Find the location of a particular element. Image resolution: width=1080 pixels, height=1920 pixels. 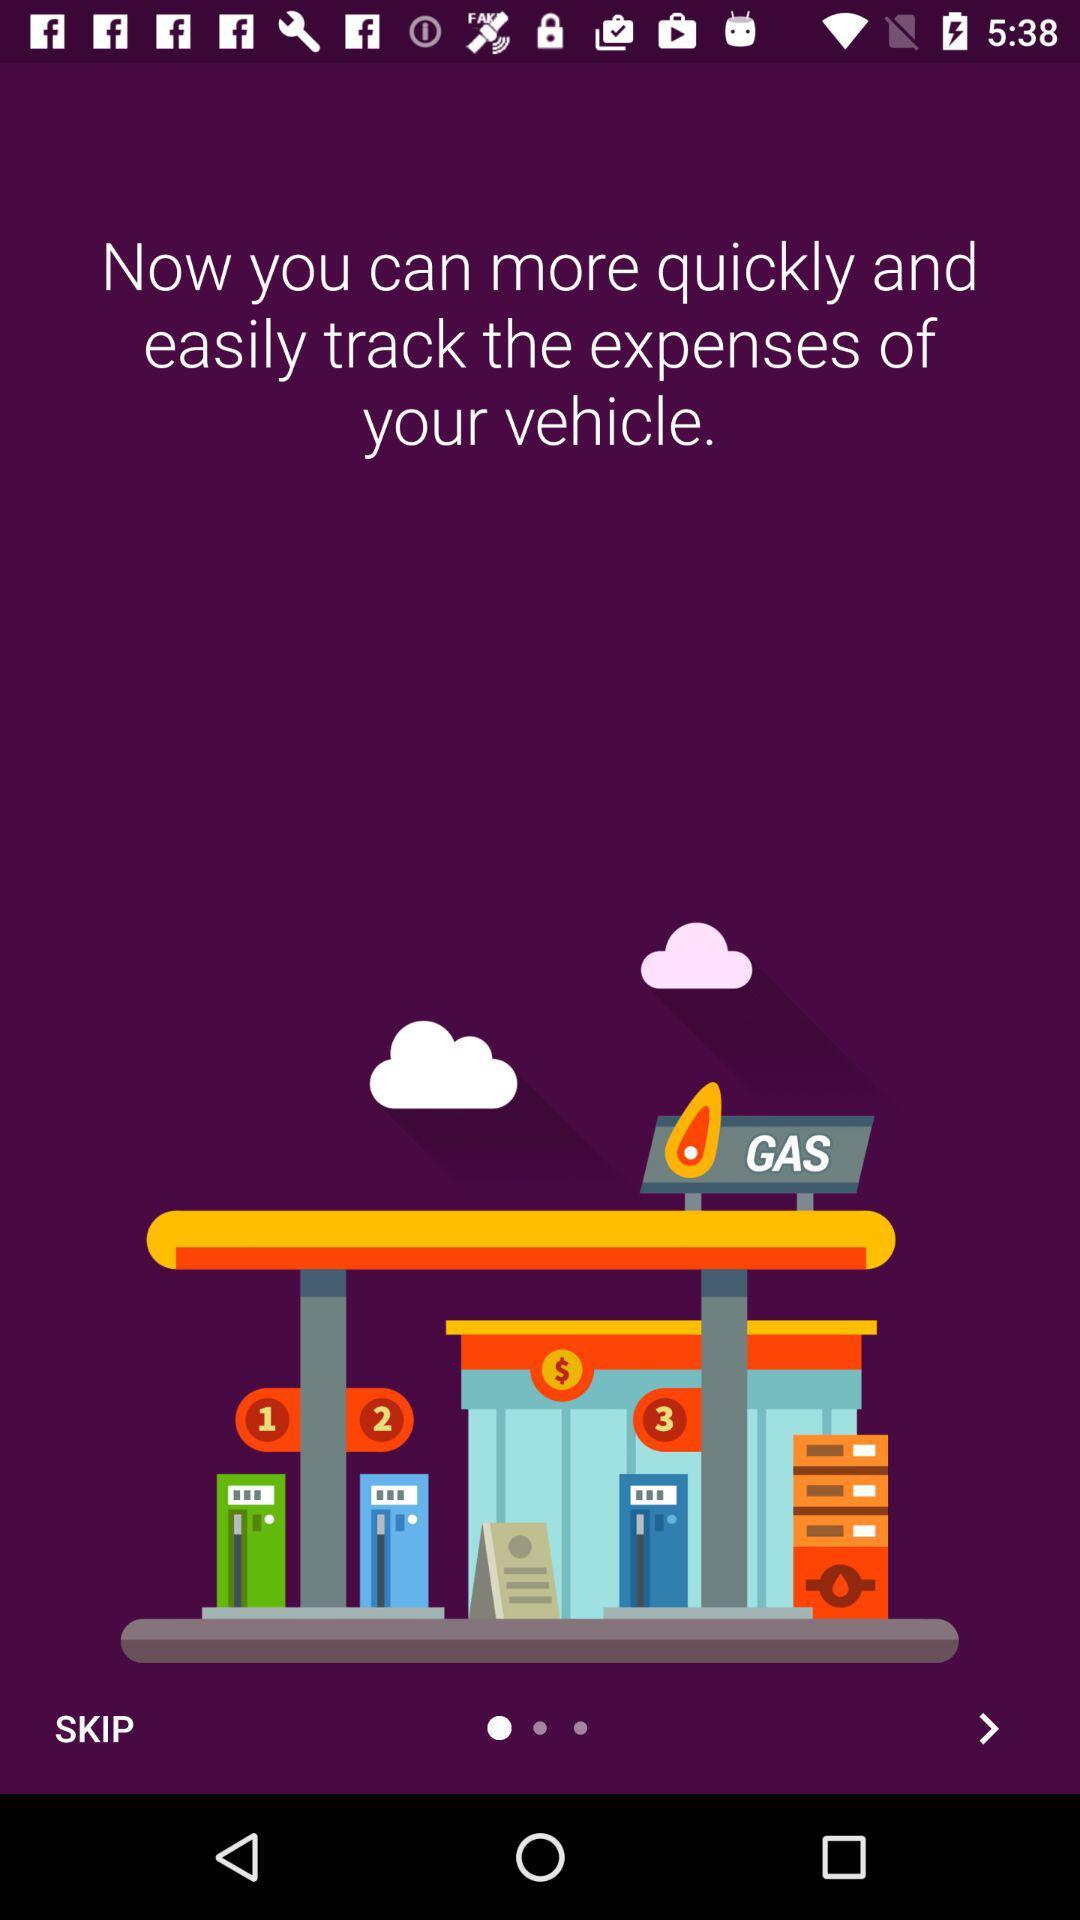

the arrow_forward icon is located at coordinates (987, 1727).